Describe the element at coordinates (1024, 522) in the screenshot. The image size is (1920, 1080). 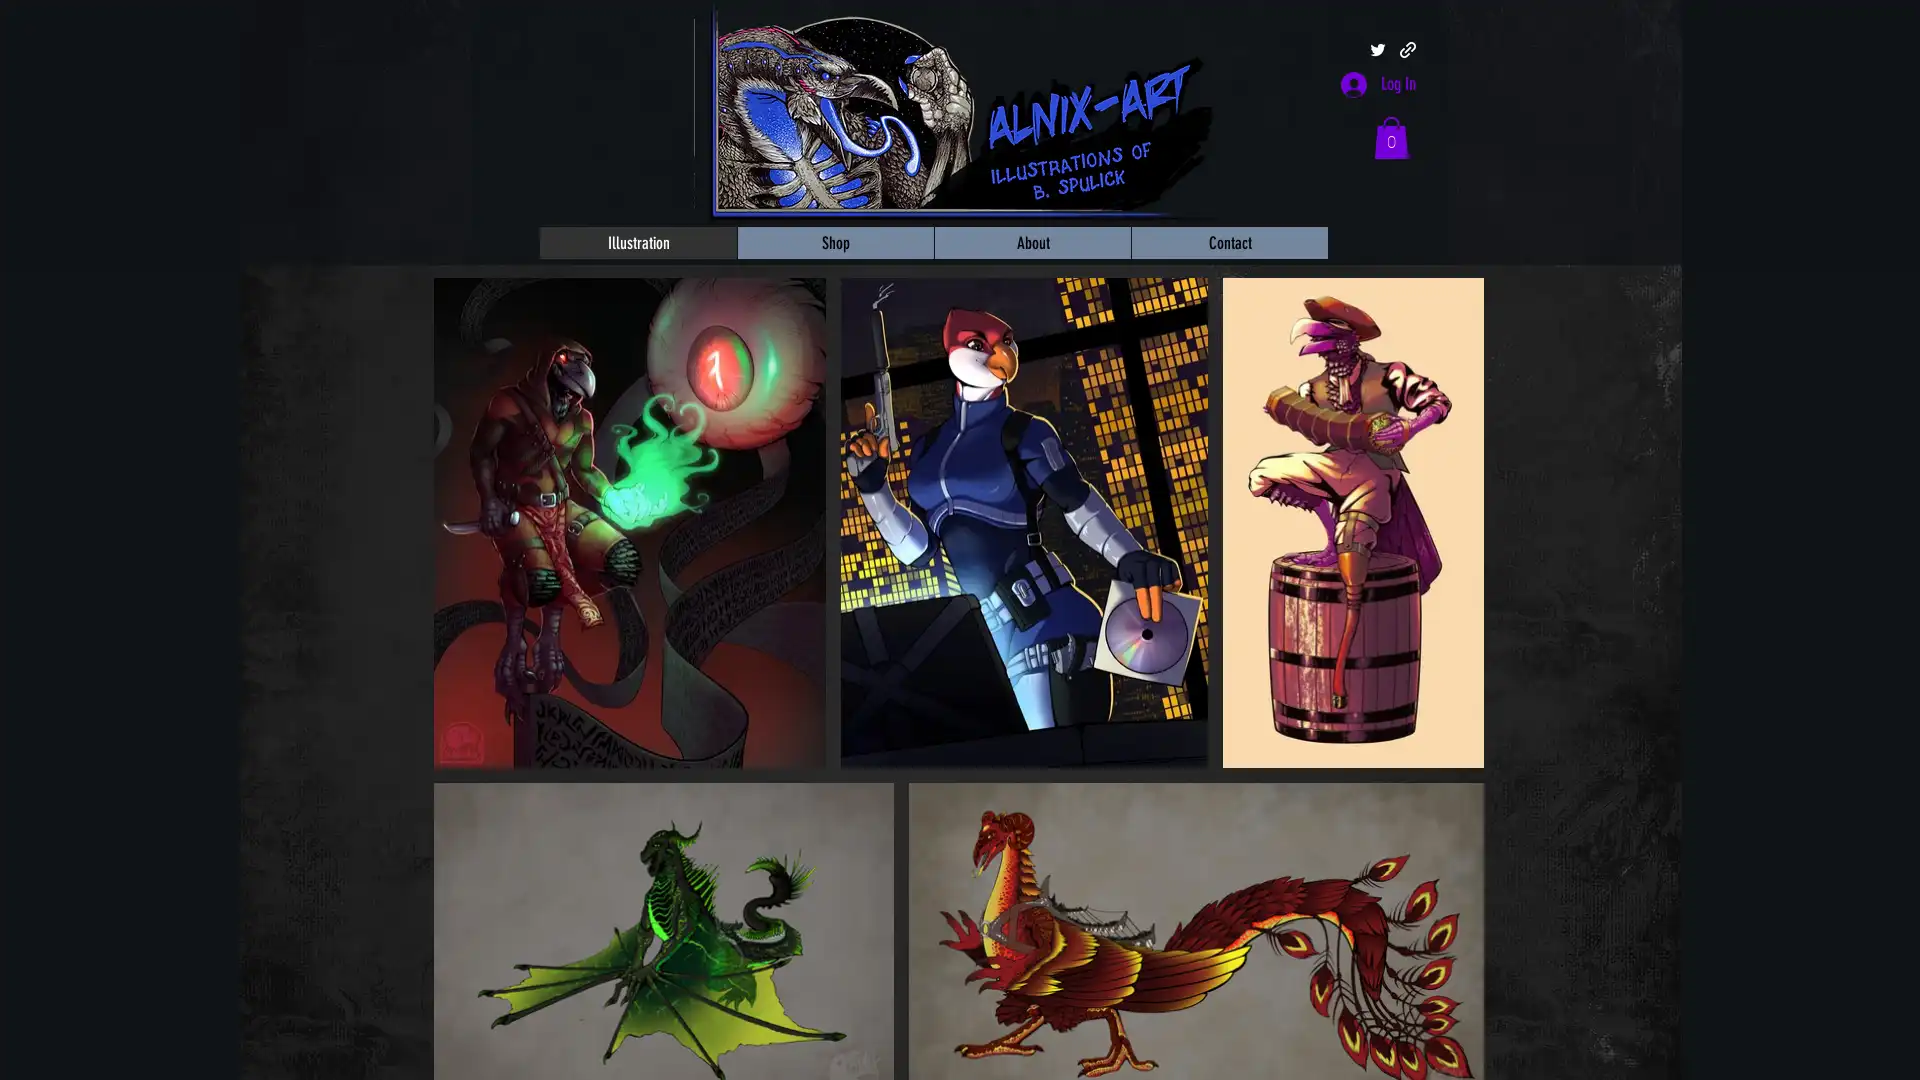
I see `MaladashIllustrationFA.jpg` at that location.